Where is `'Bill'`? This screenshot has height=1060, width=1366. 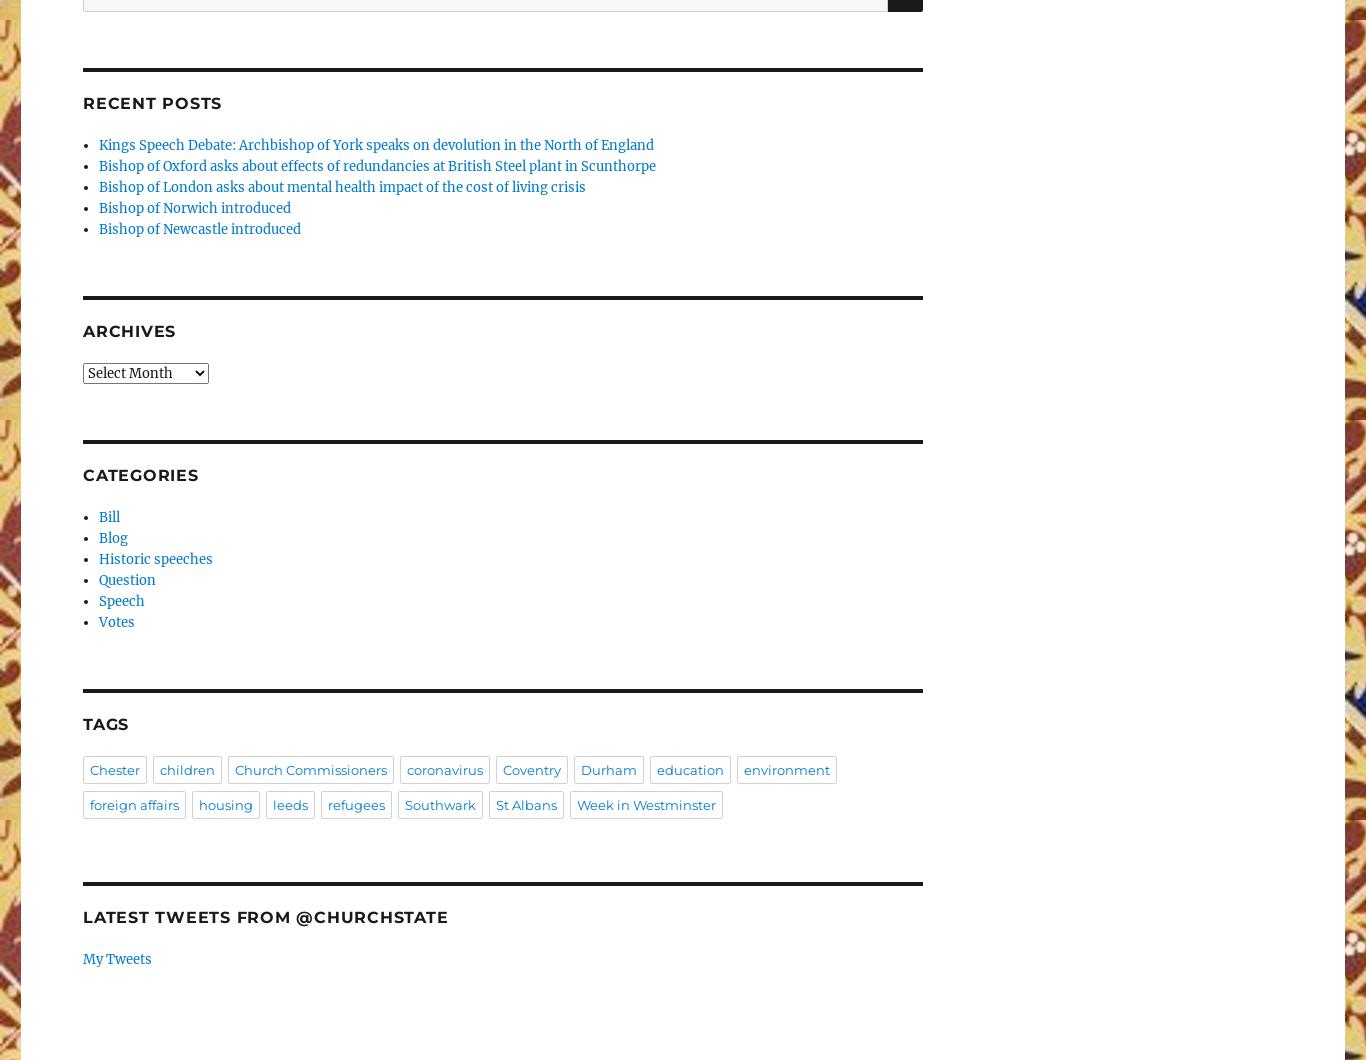 'Bill' is located at coordinates (109, 515).